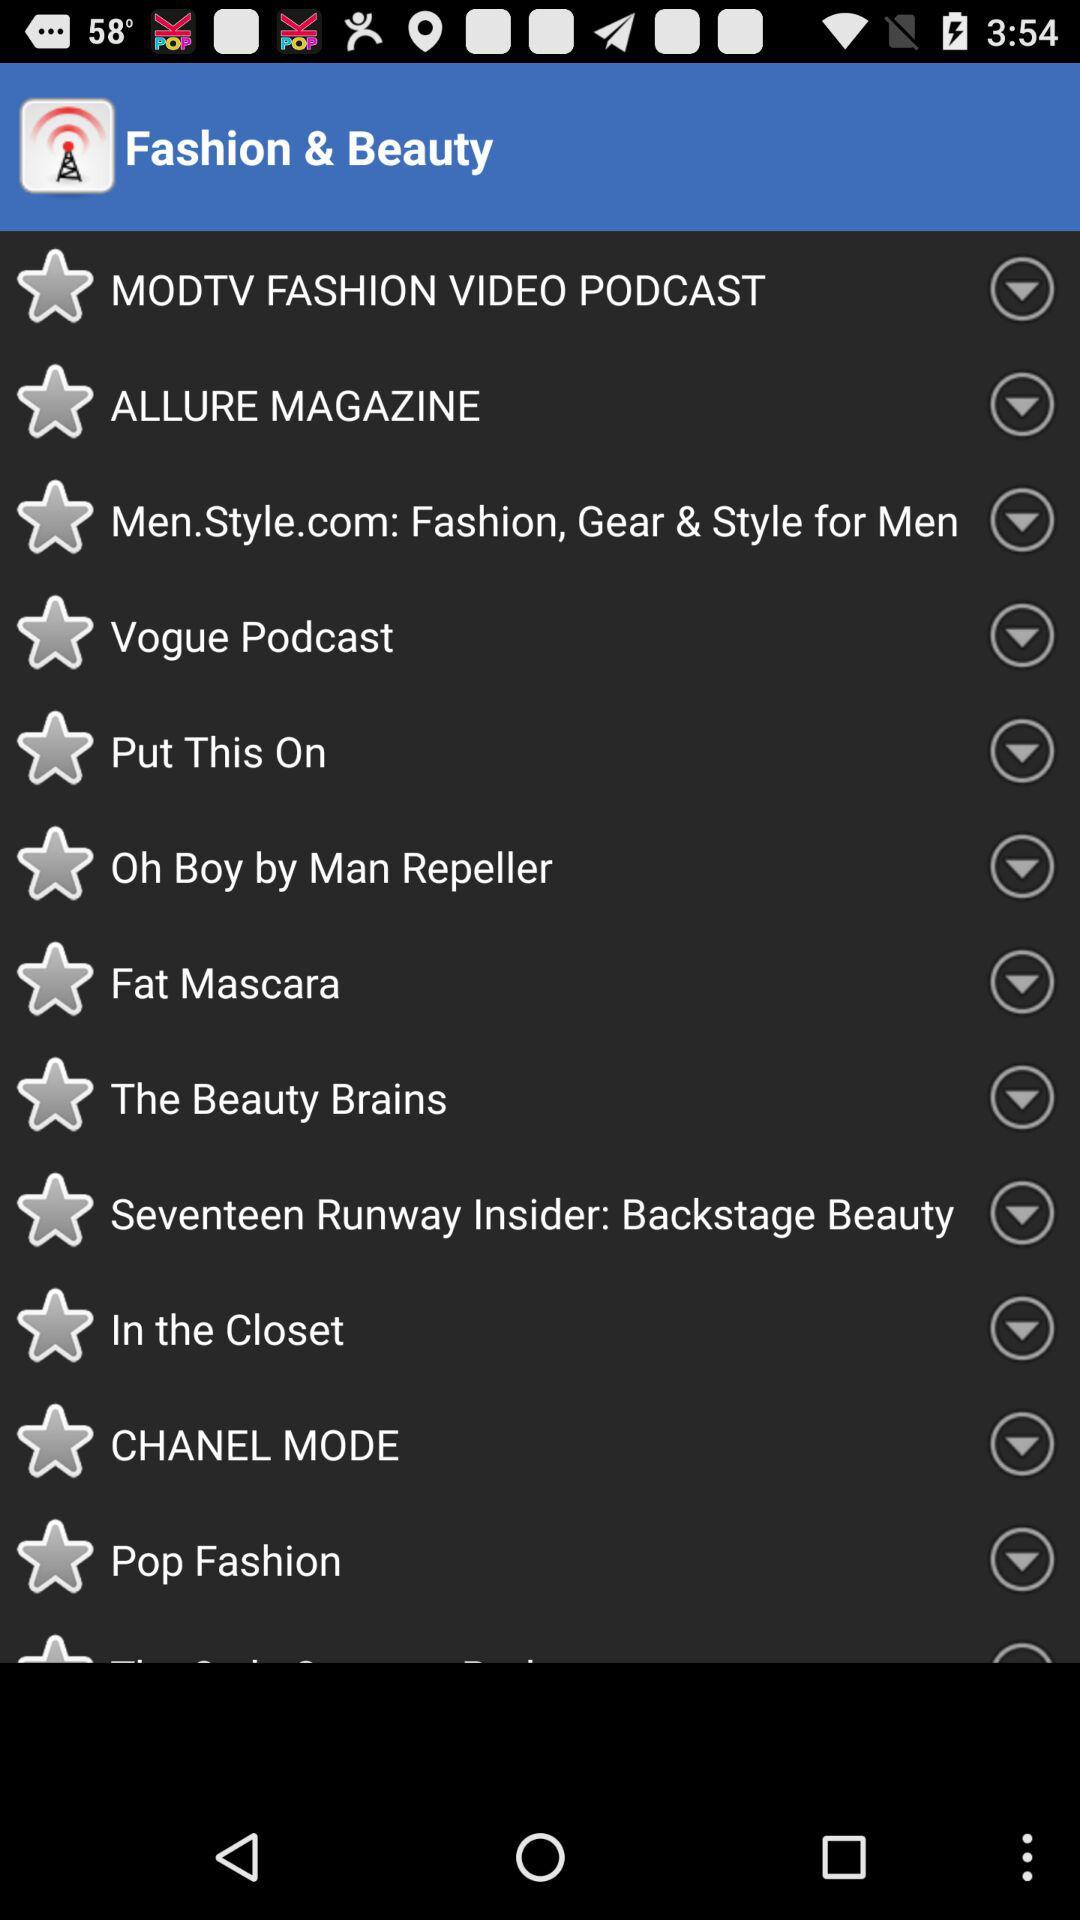 The height and width of the screenshot is (1920, 1080). Describe the element at coordinates (536, 1211) in the screenshot. I see `icon below the beauty brains` at that location.